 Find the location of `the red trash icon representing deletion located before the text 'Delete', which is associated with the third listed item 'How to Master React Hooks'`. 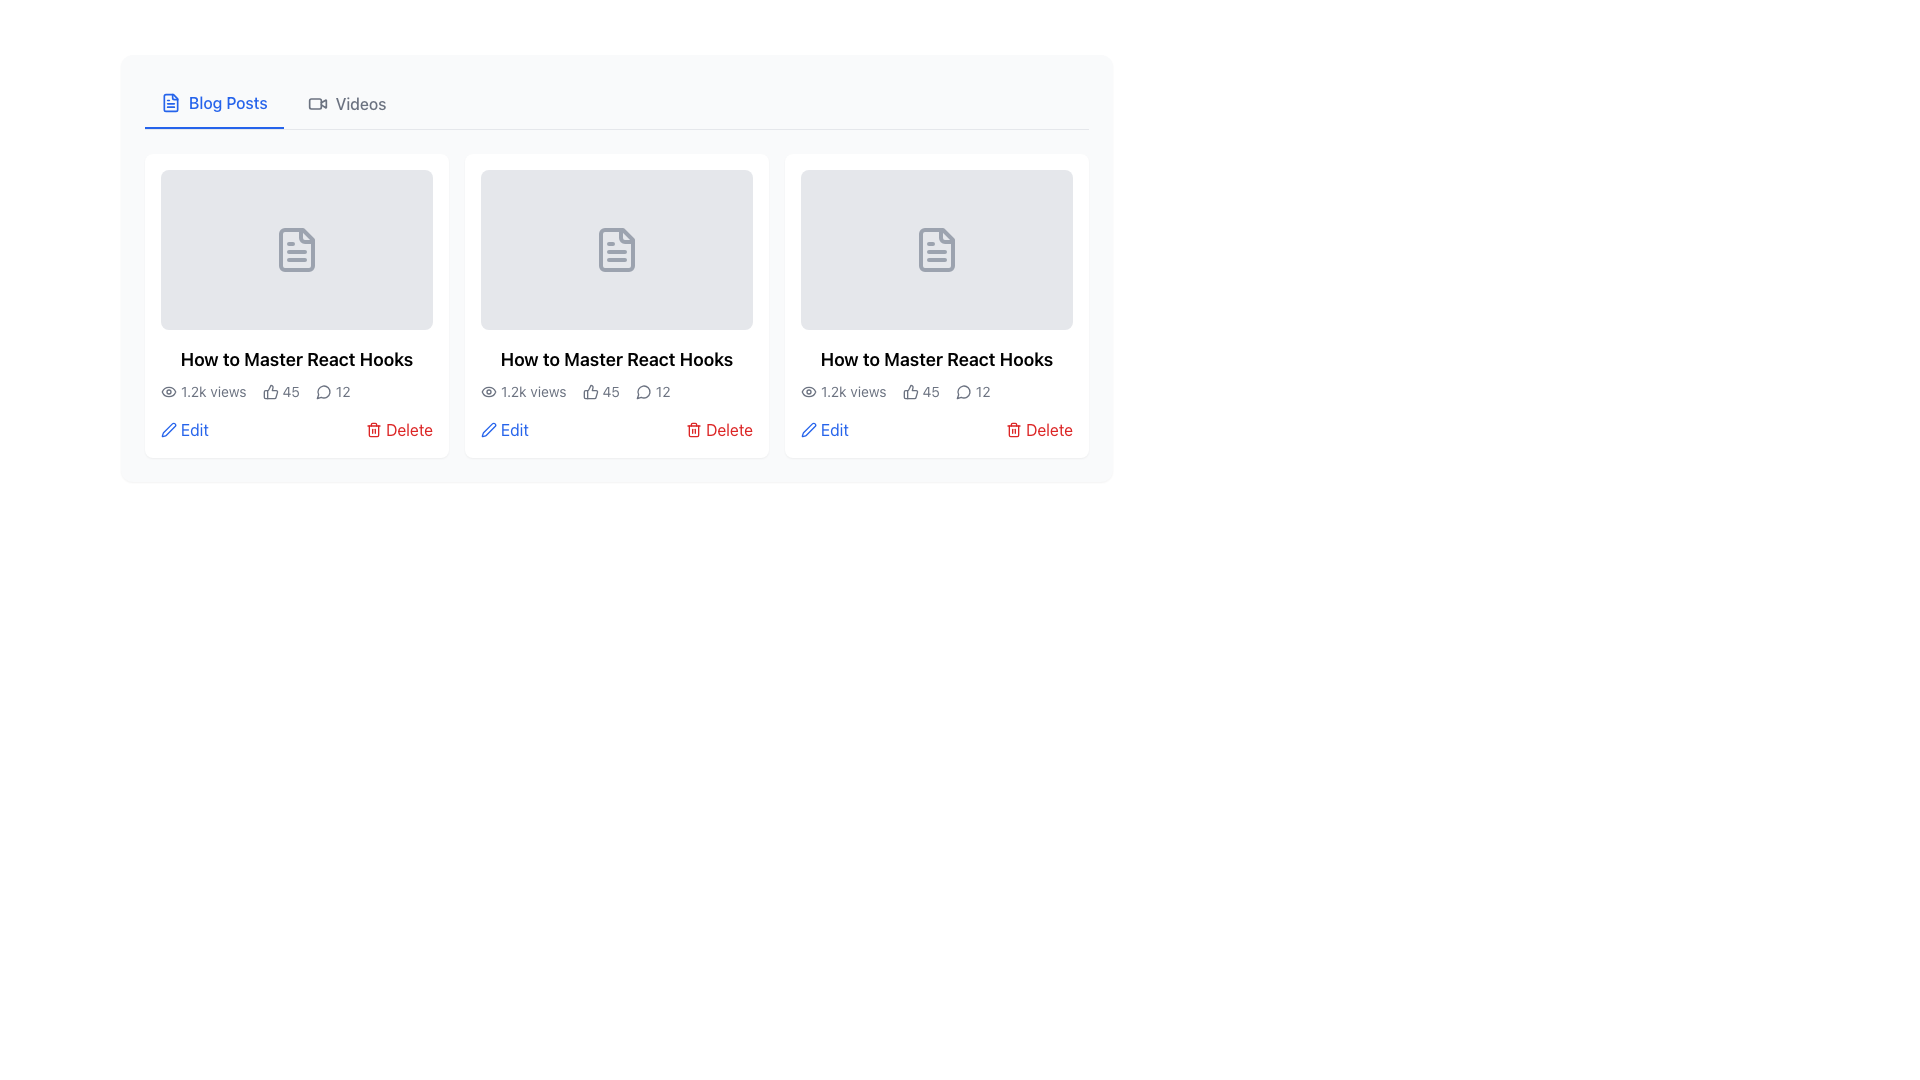

the red trash icon representing deletion located before the text 'Delete', which is associated with the third listed item 'How to Master React Hooks' is located at coordinates (694, 428).